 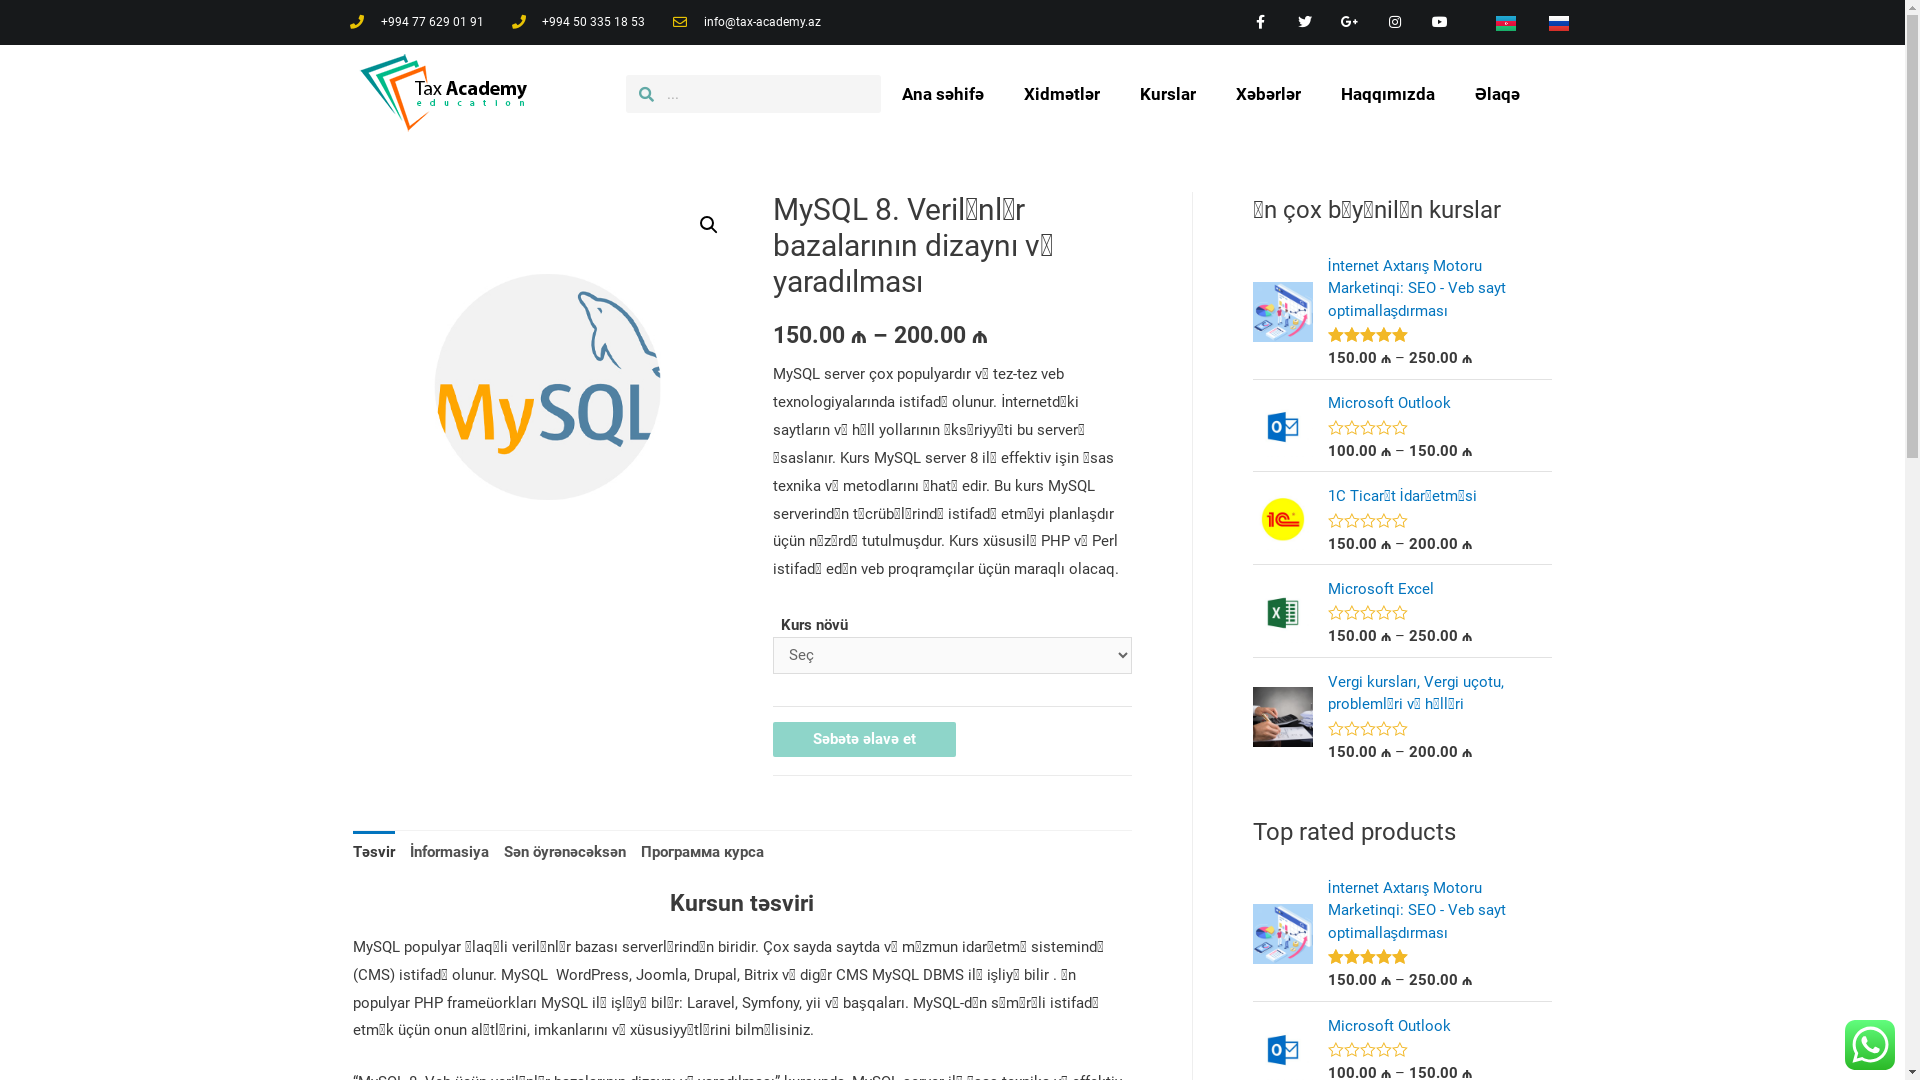 What do you see at coordinates (1869, 1044) in the screenshot?
I see `'WhatsApp'` at bounding box center [1869, 1044].